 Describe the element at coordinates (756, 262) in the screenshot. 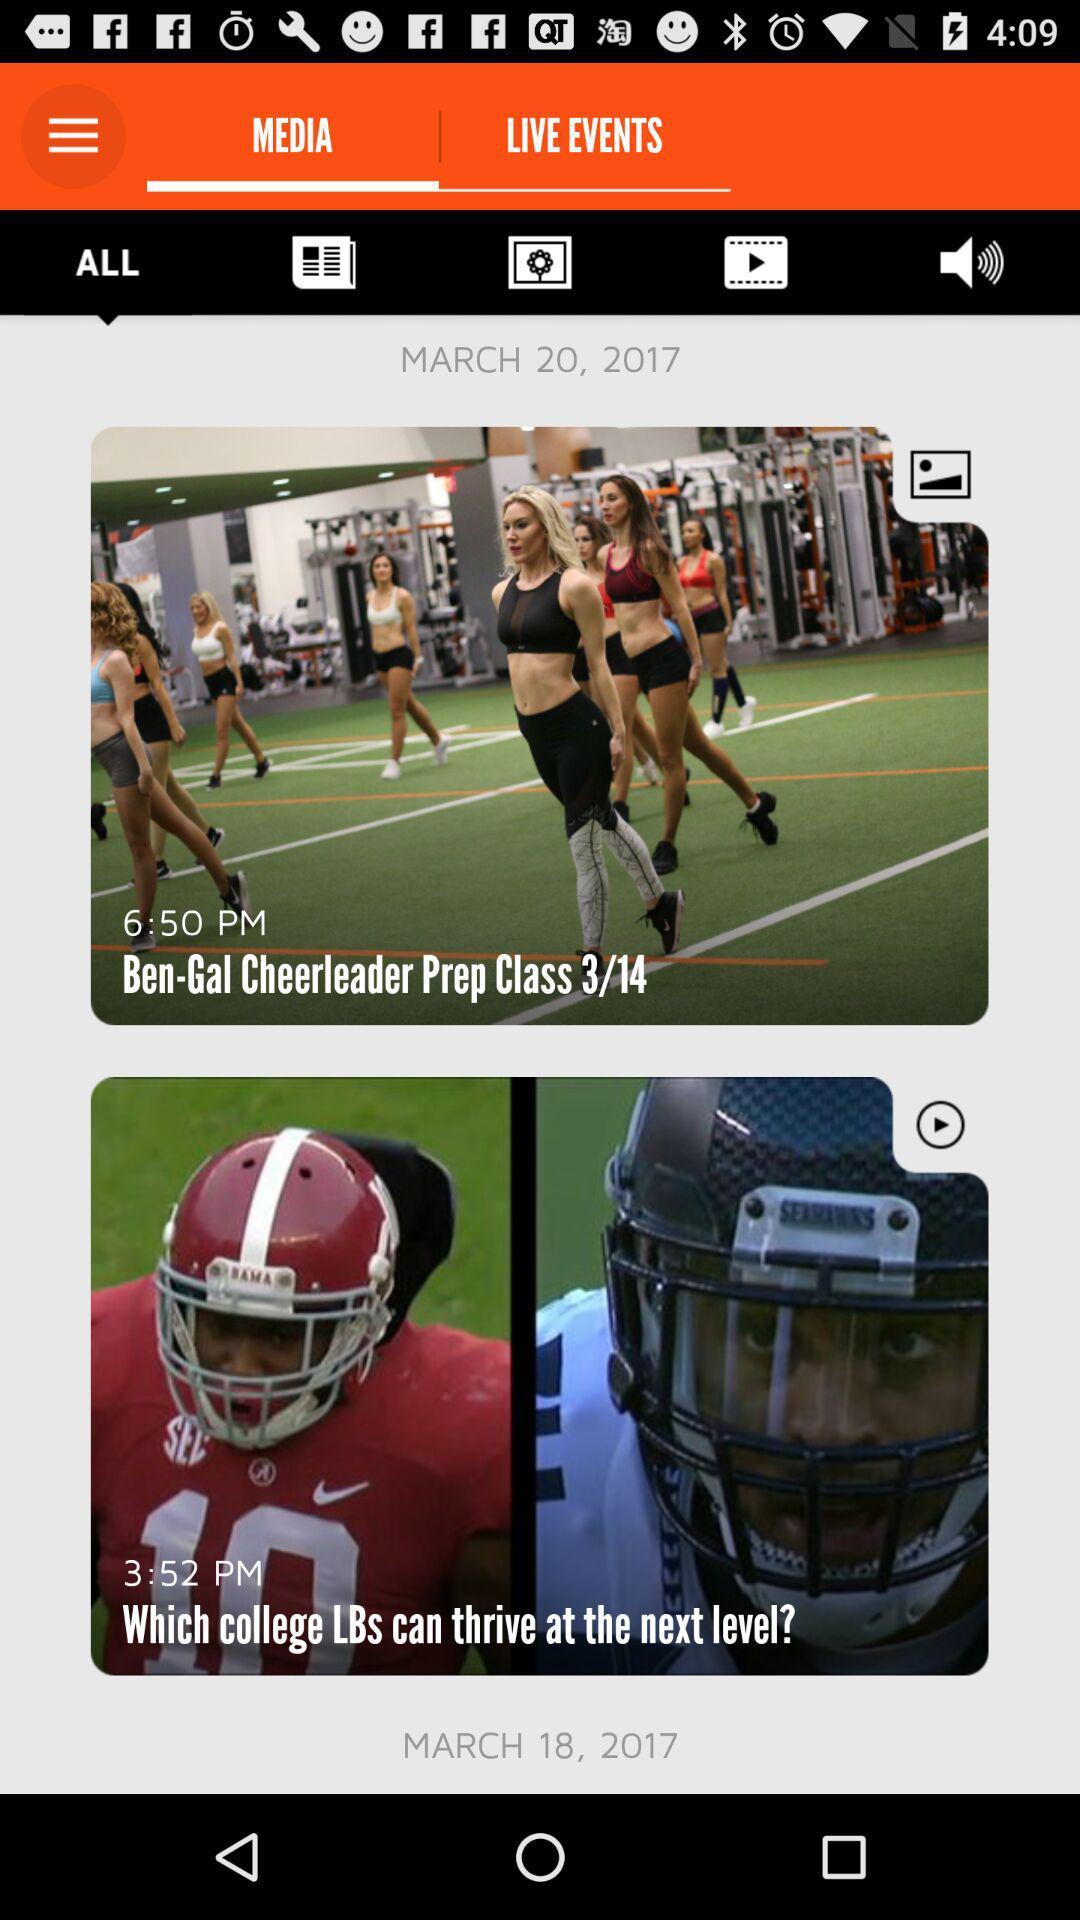

I see `fourth option in second row` at that location.